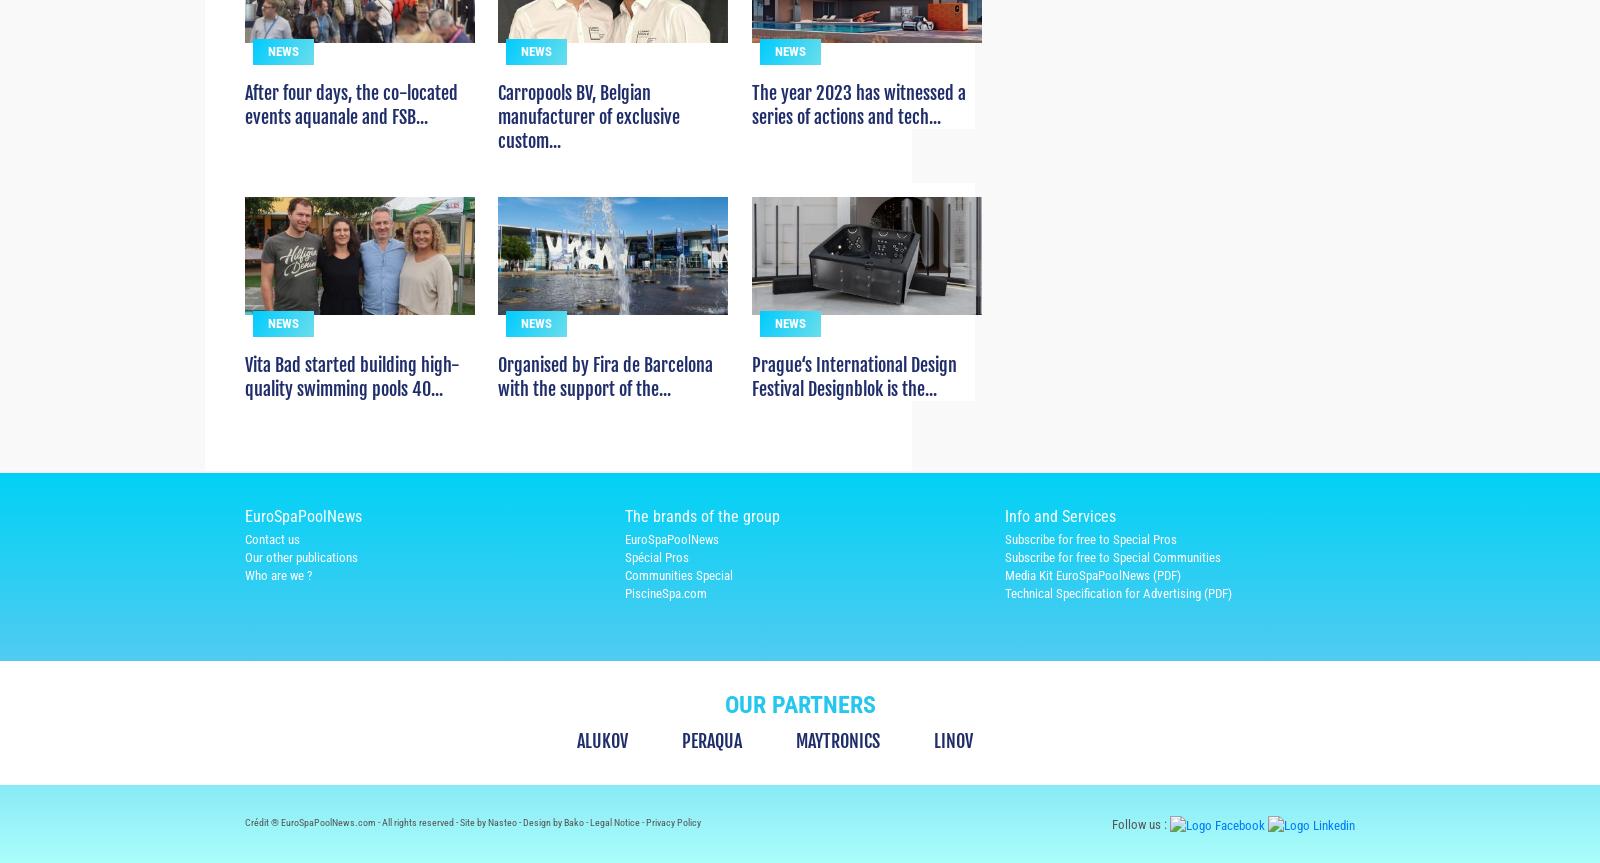 Image resolution: width=1600 pixels, height=863 pixels. What do you see at coordinates (497, 152) in the screenshot?
I see `'Carropools BV, Belgian manufacturer of exclusive custom...'` at bounding box center [497, 152].